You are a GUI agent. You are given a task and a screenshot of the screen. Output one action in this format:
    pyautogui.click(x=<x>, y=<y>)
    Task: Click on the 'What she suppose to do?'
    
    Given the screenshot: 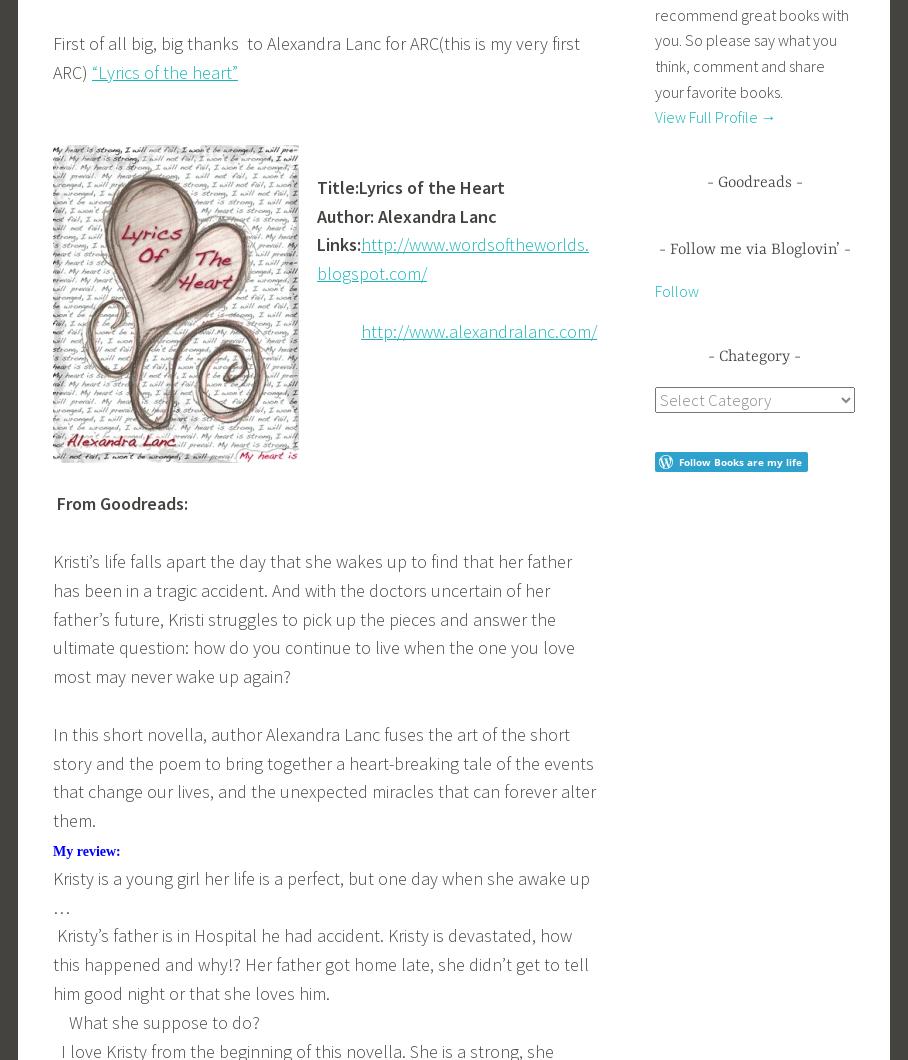 What is the action you would take?
    pyautogui.click(x=163, y=1020)
    